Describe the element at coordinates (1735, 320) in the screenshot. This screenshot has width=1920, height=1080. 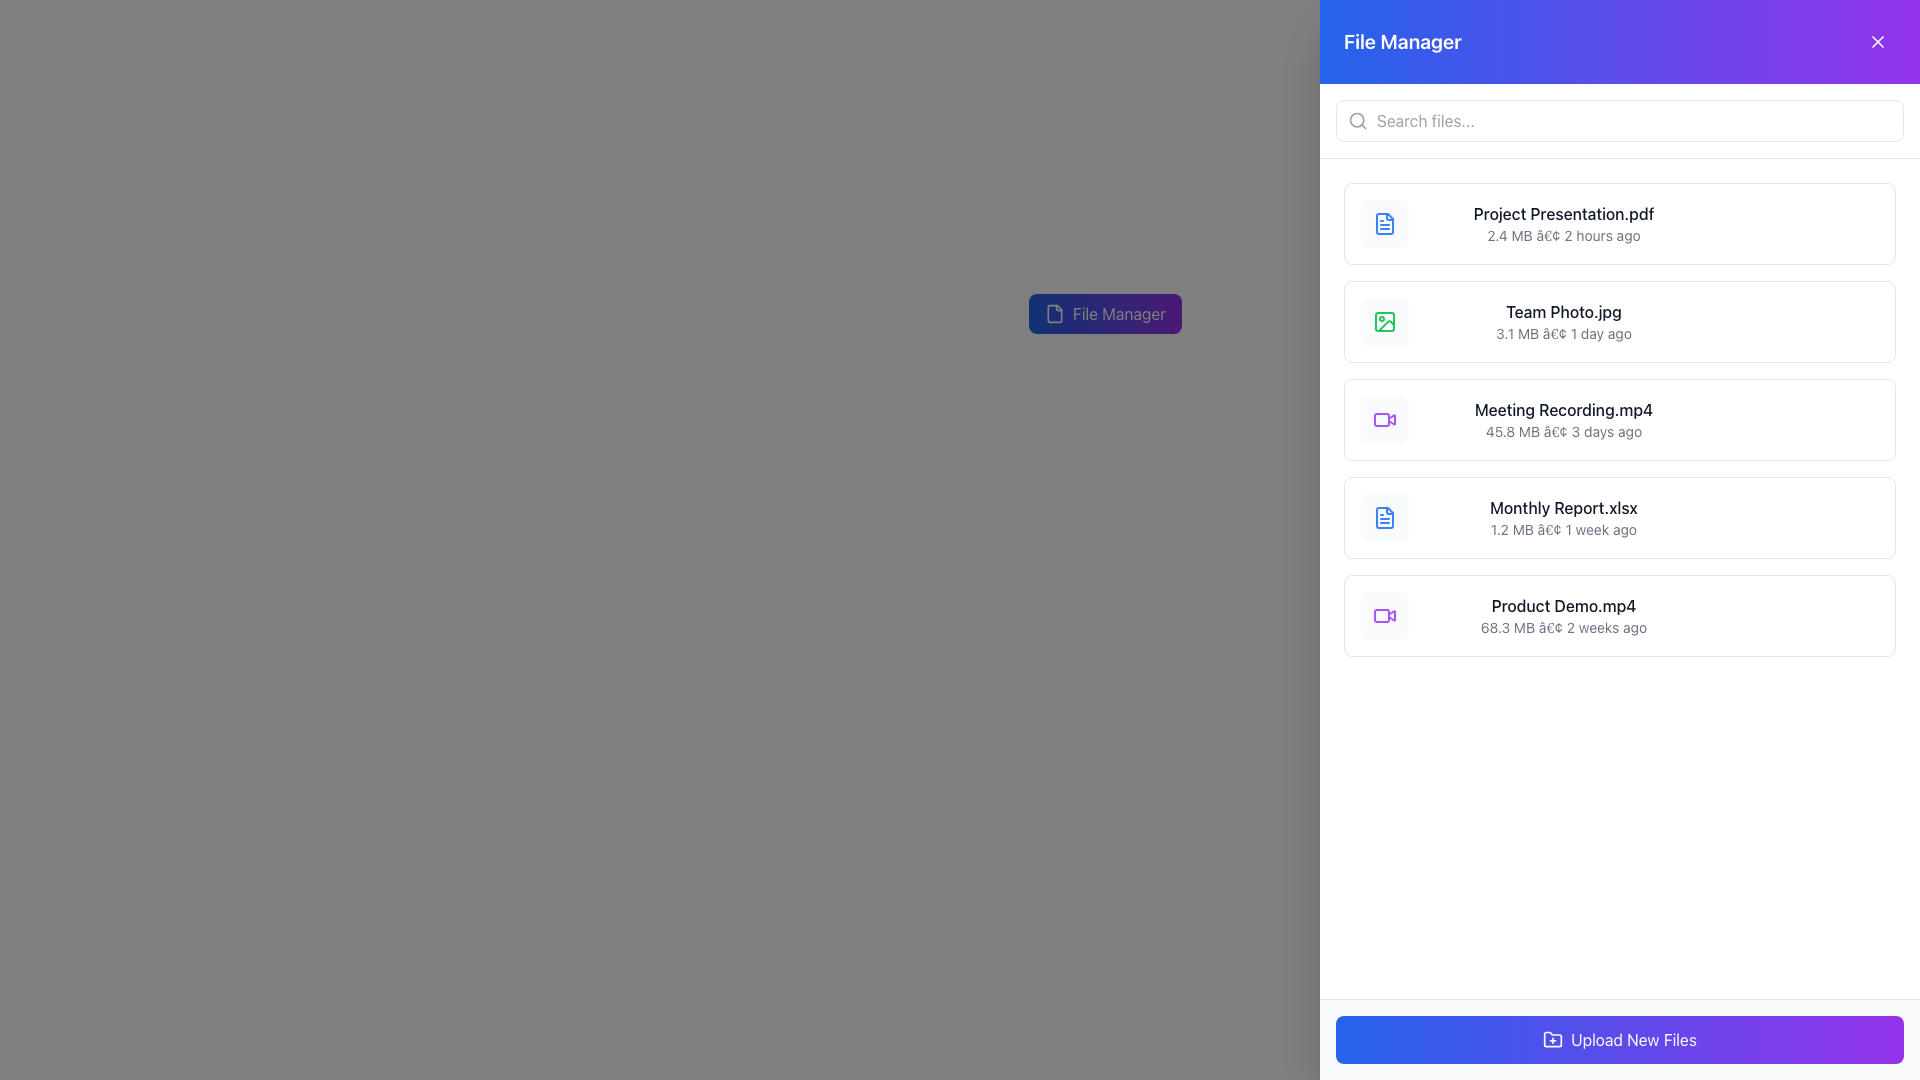
I see `the sharing button located in the horizontal bar of icons to the right of the 'Team Photo.jpg' file entry to initiate the sharing action` at that location.